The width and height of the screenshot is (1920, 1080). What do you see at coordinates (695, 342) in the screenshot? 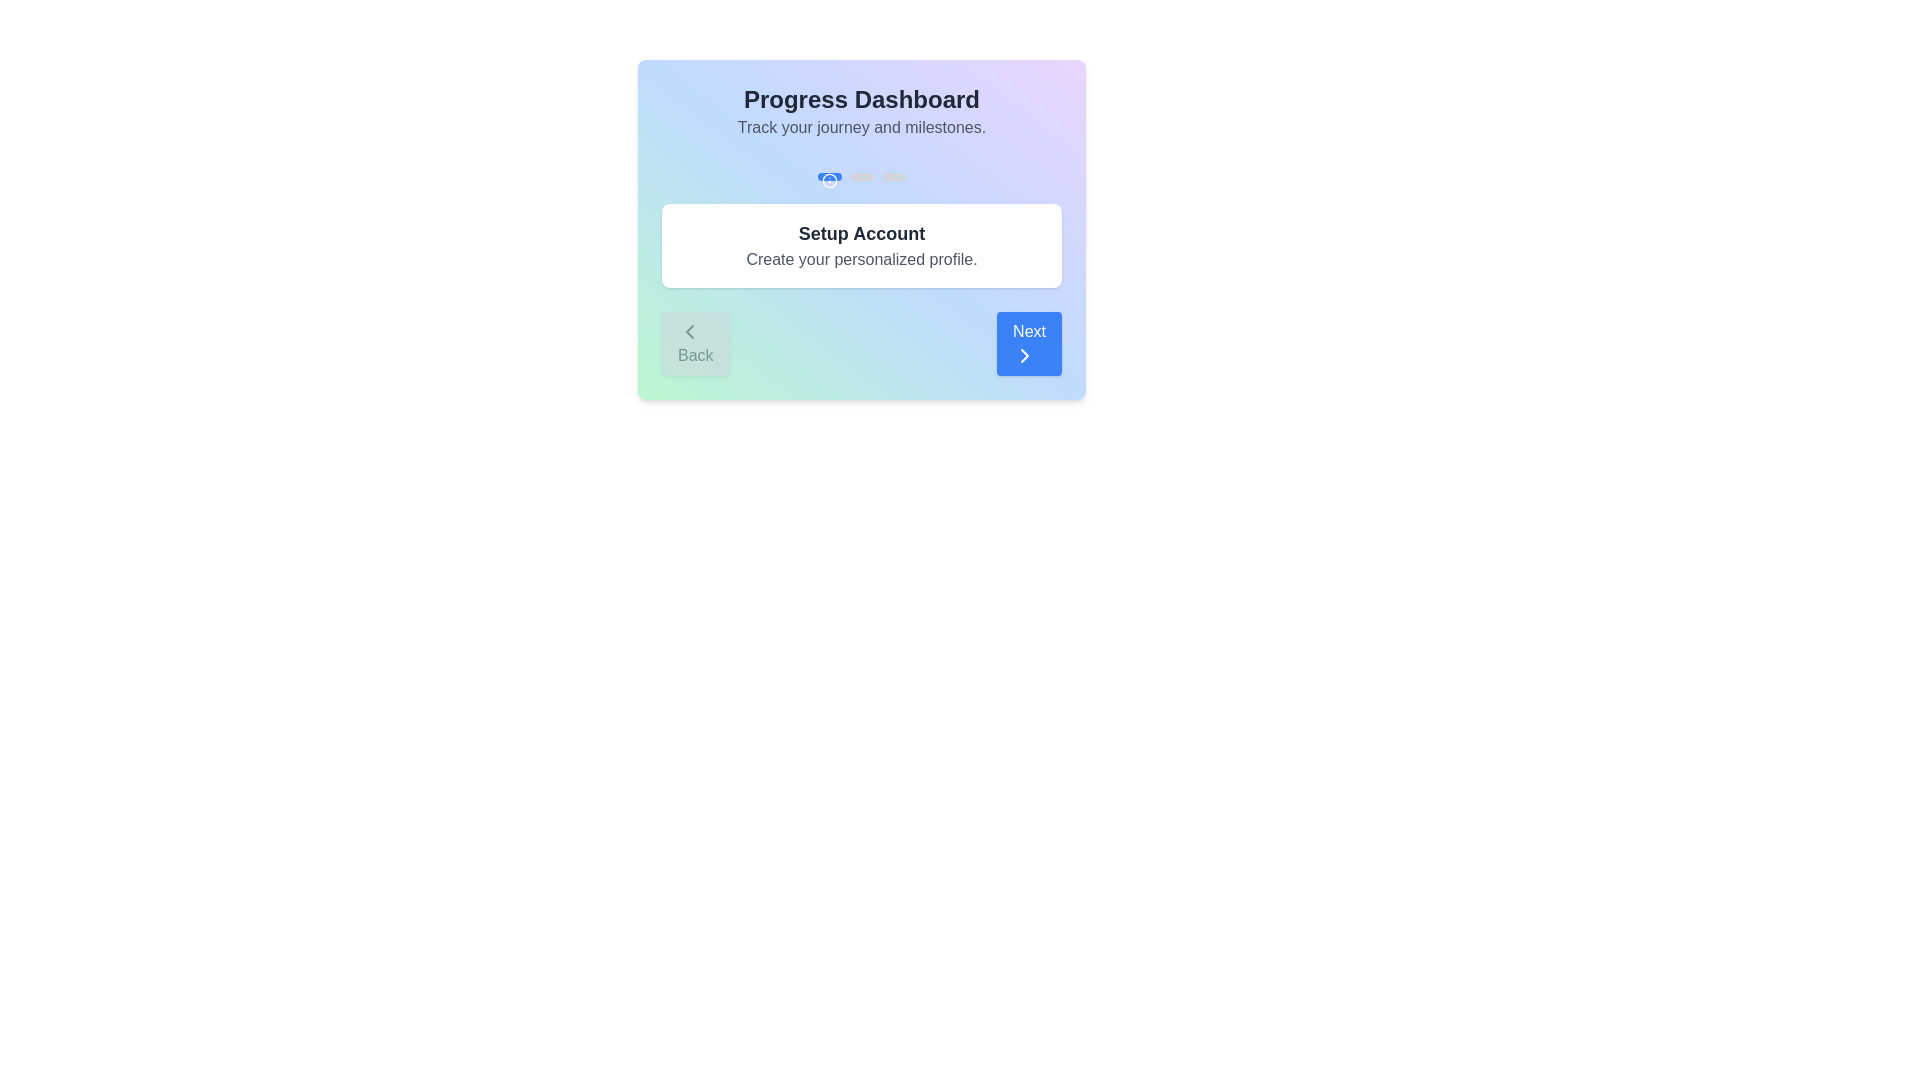
I see `the 'Back' button to navigate to the previous step` at bounding box center [695, 342].